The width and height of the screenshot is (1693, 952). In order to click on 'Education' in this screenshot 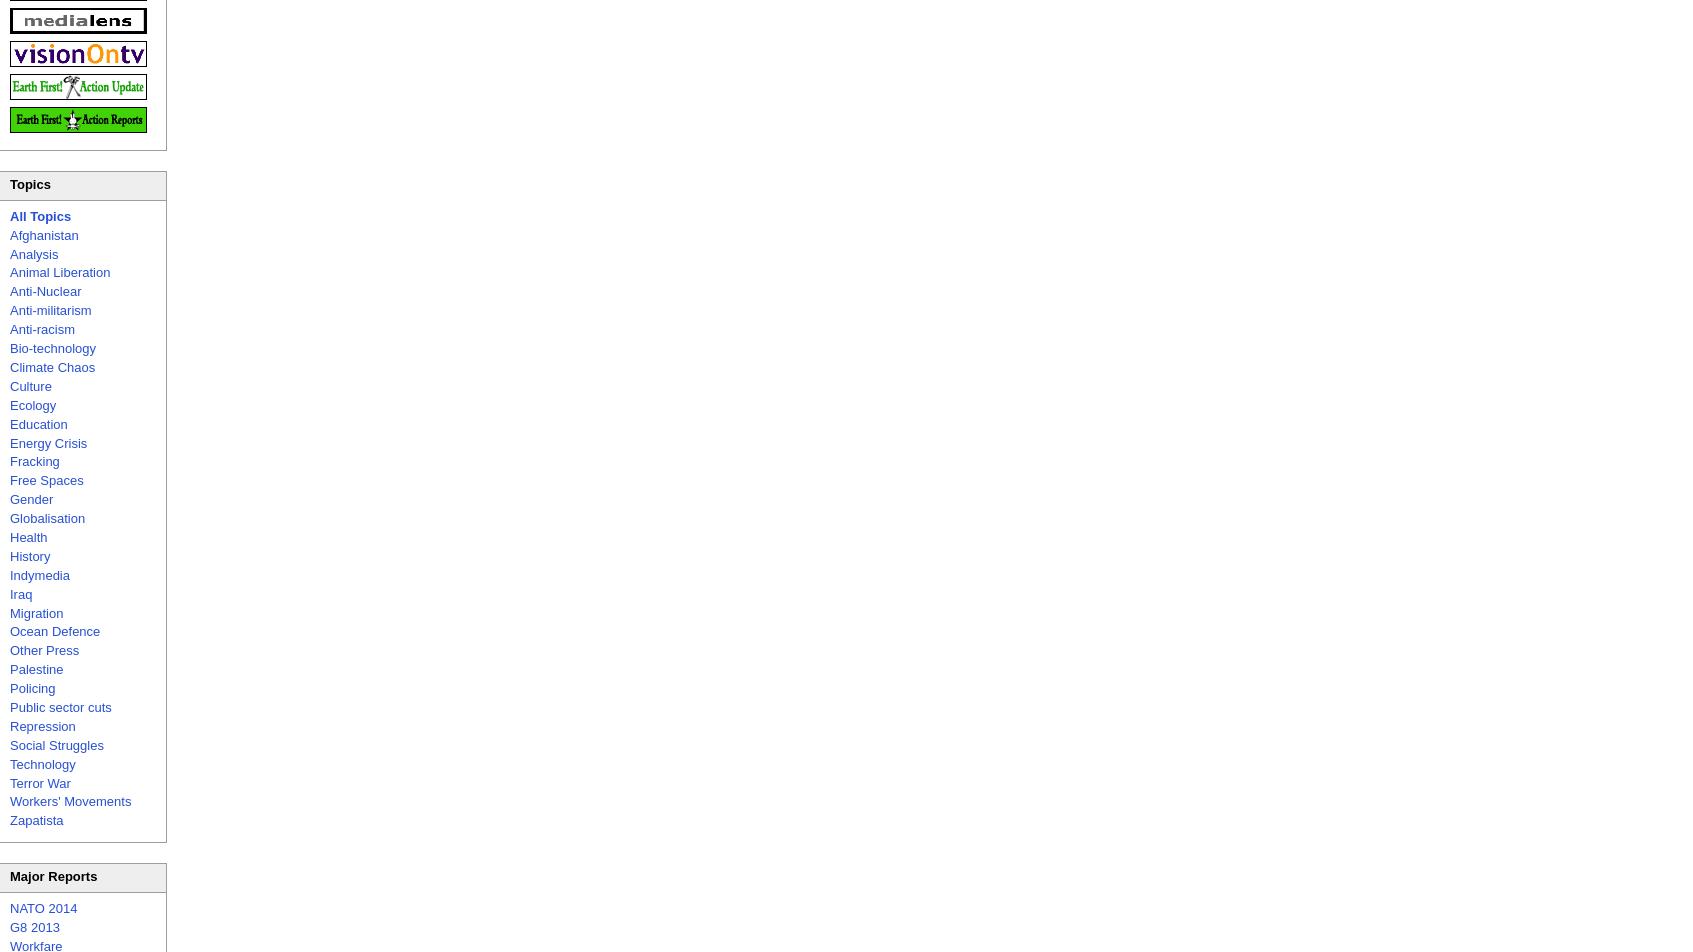, I will do `click(8, 423)`.